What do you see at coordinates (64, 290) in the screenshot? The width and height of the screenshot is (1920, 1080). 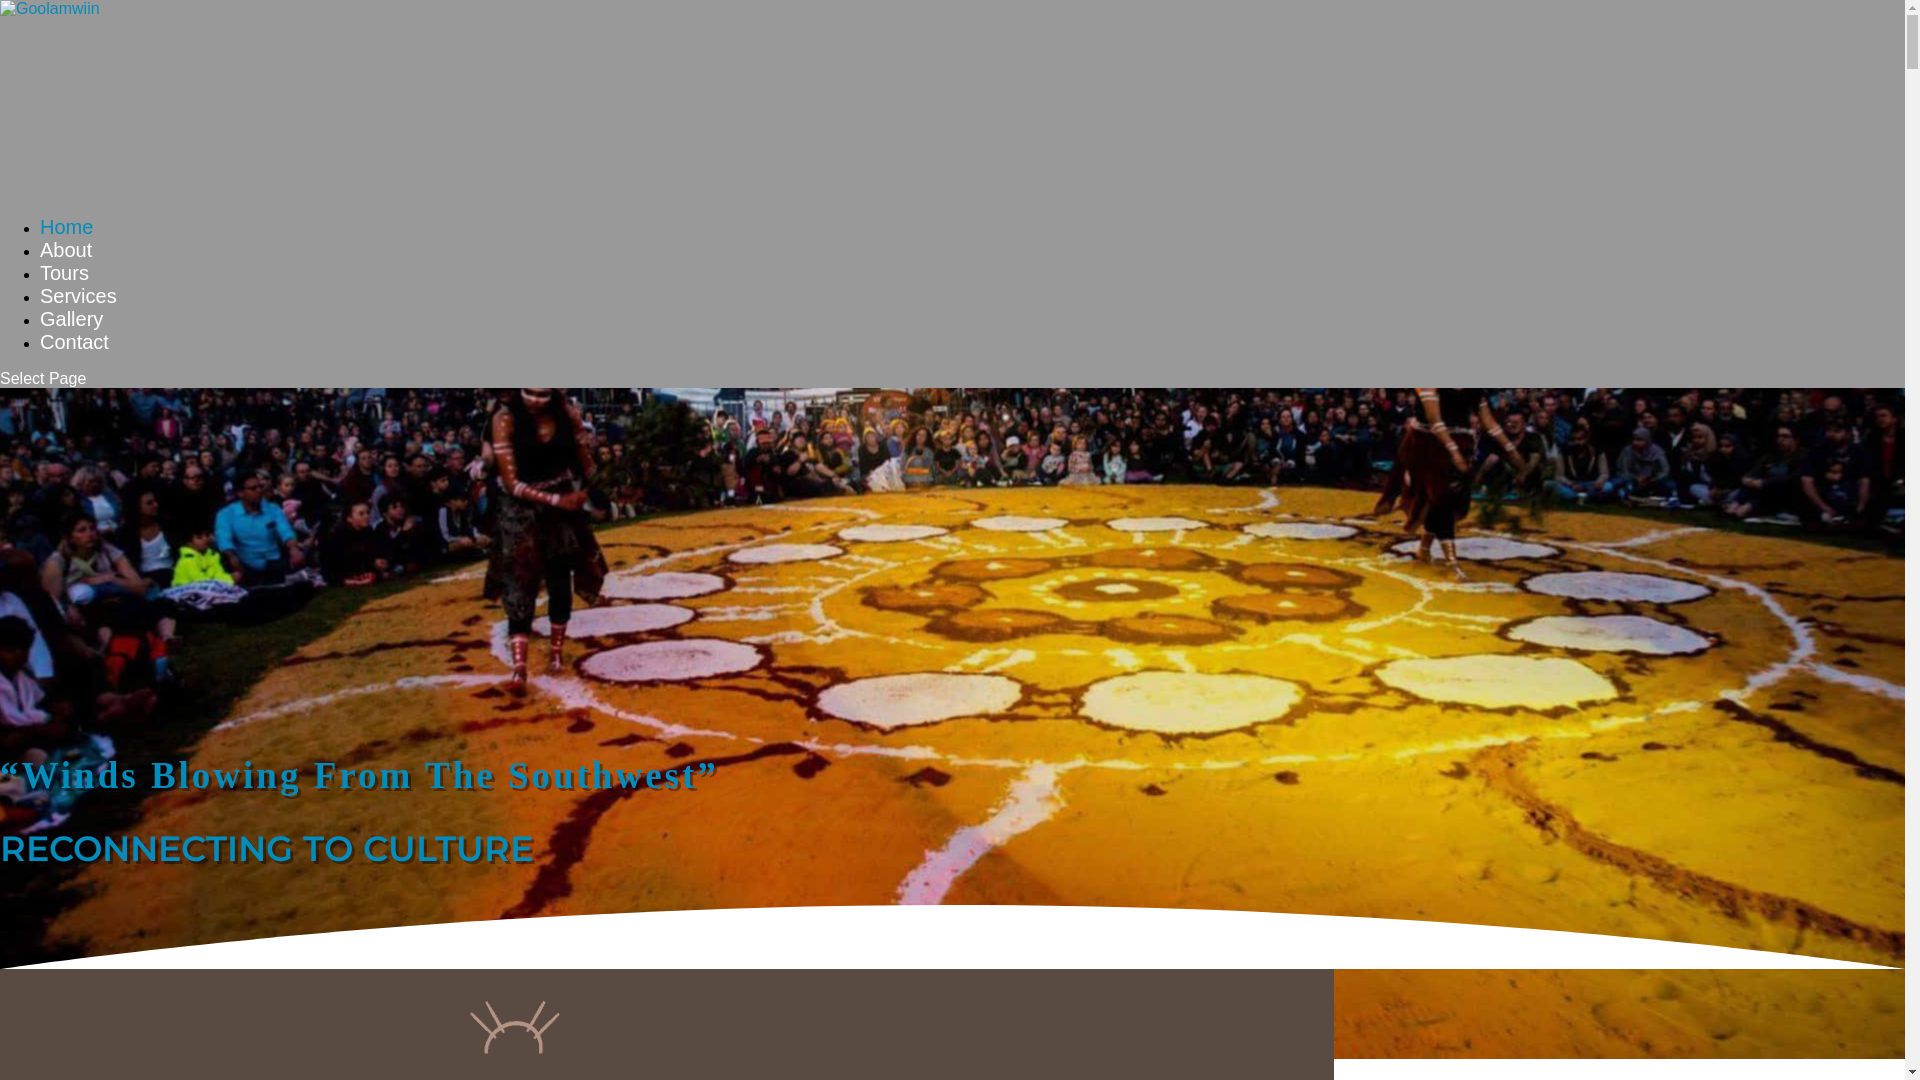 I see `'Tours'` at bounding box center [64, 290].